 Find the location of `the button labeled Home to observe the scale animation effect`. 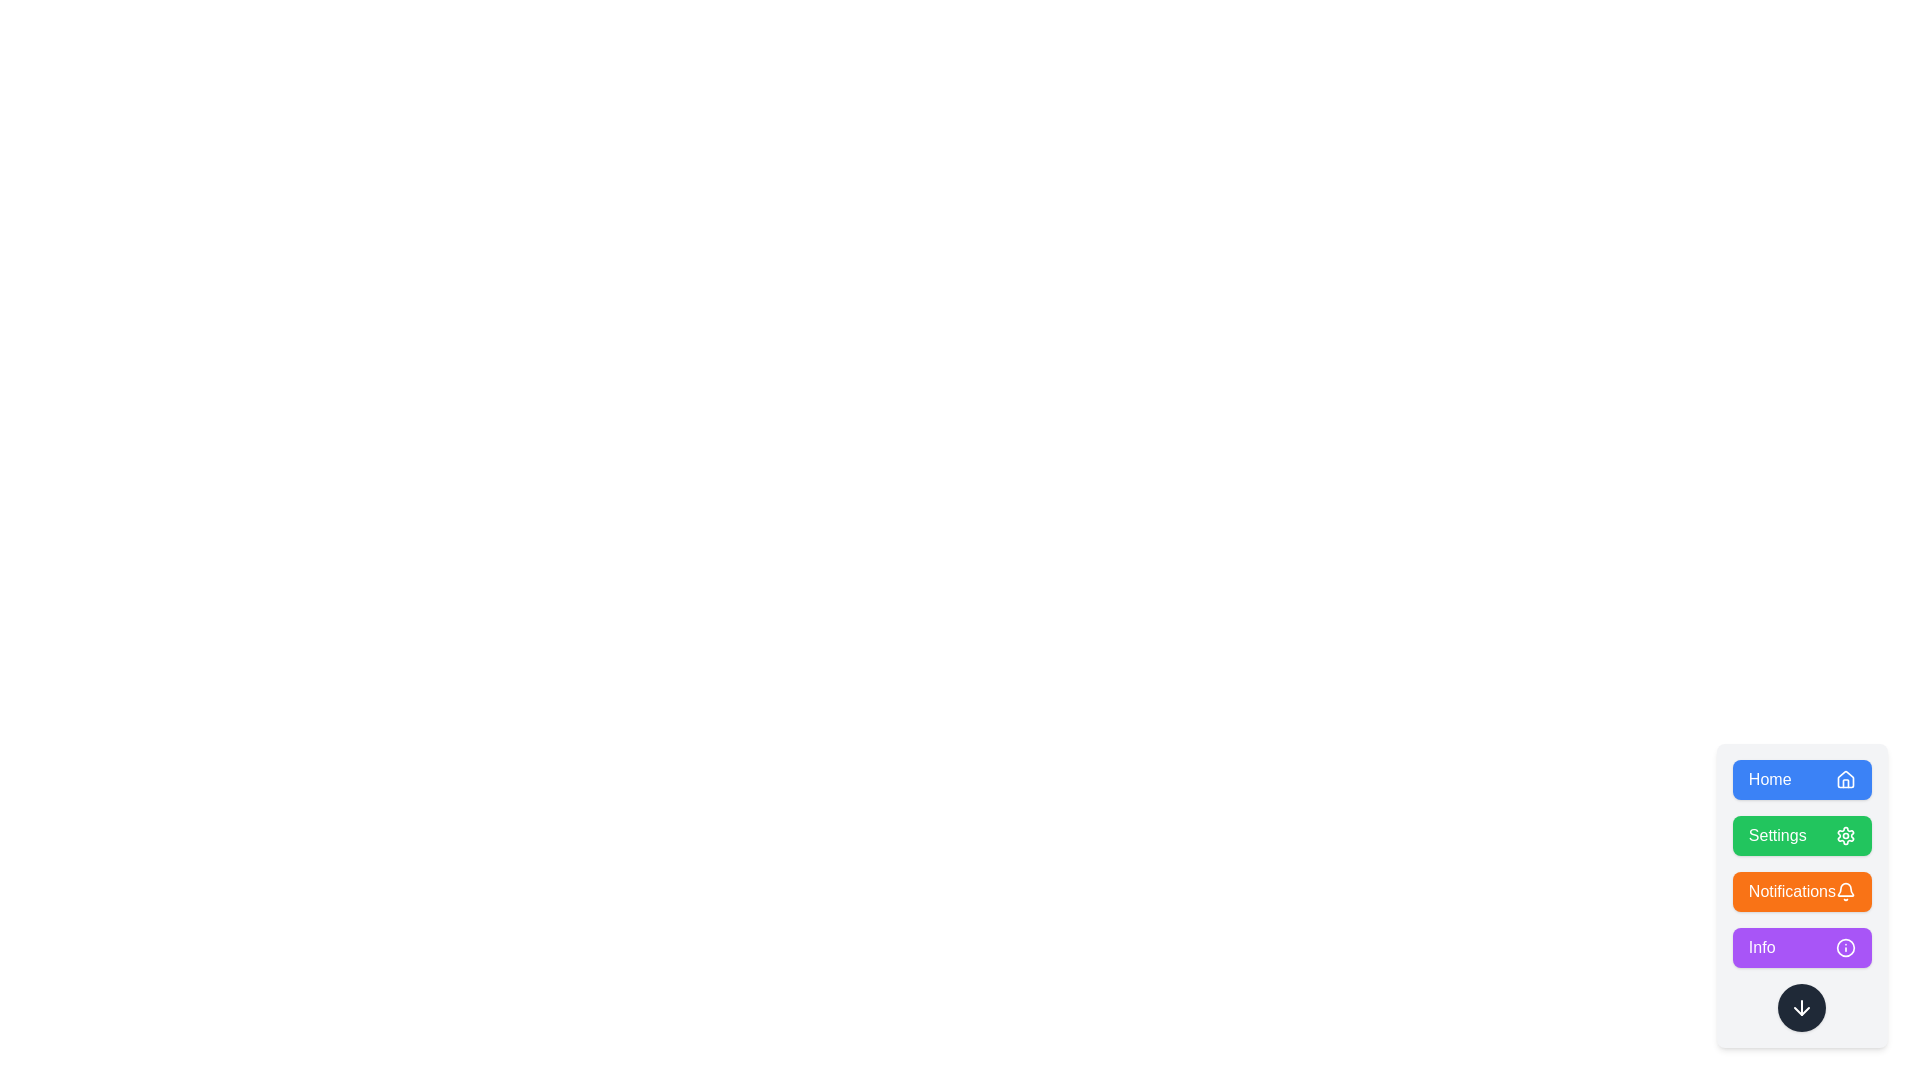

the button labeled Home to observe the scale animation effect is located at coordinates (1801, 778).